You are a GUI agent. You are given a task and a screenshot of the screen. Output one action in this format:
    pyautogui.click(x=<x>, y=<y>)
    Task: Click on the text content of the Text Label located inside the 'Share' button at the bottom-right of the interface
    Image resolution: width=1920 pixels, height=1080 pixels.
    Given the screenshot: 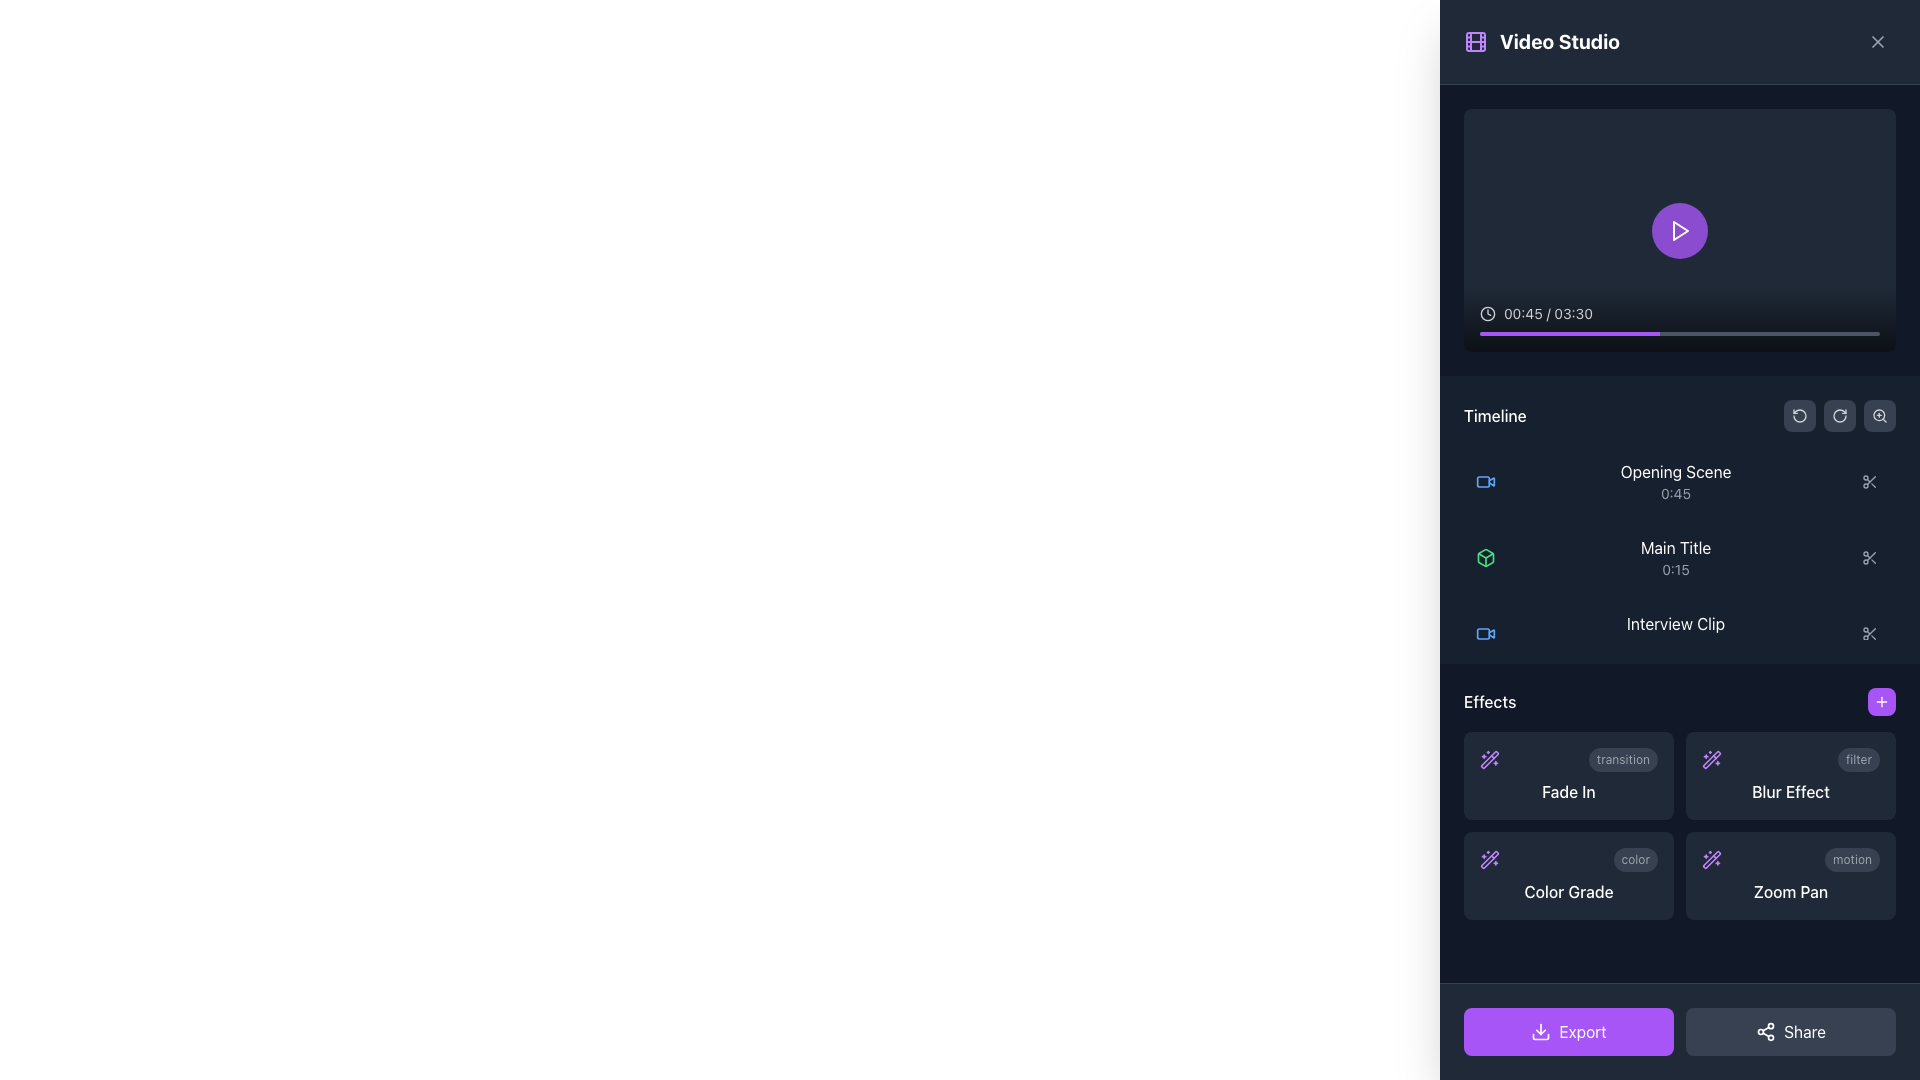 What is the action you would take?
    pyautogui.click(x=1804, y=1032)
    